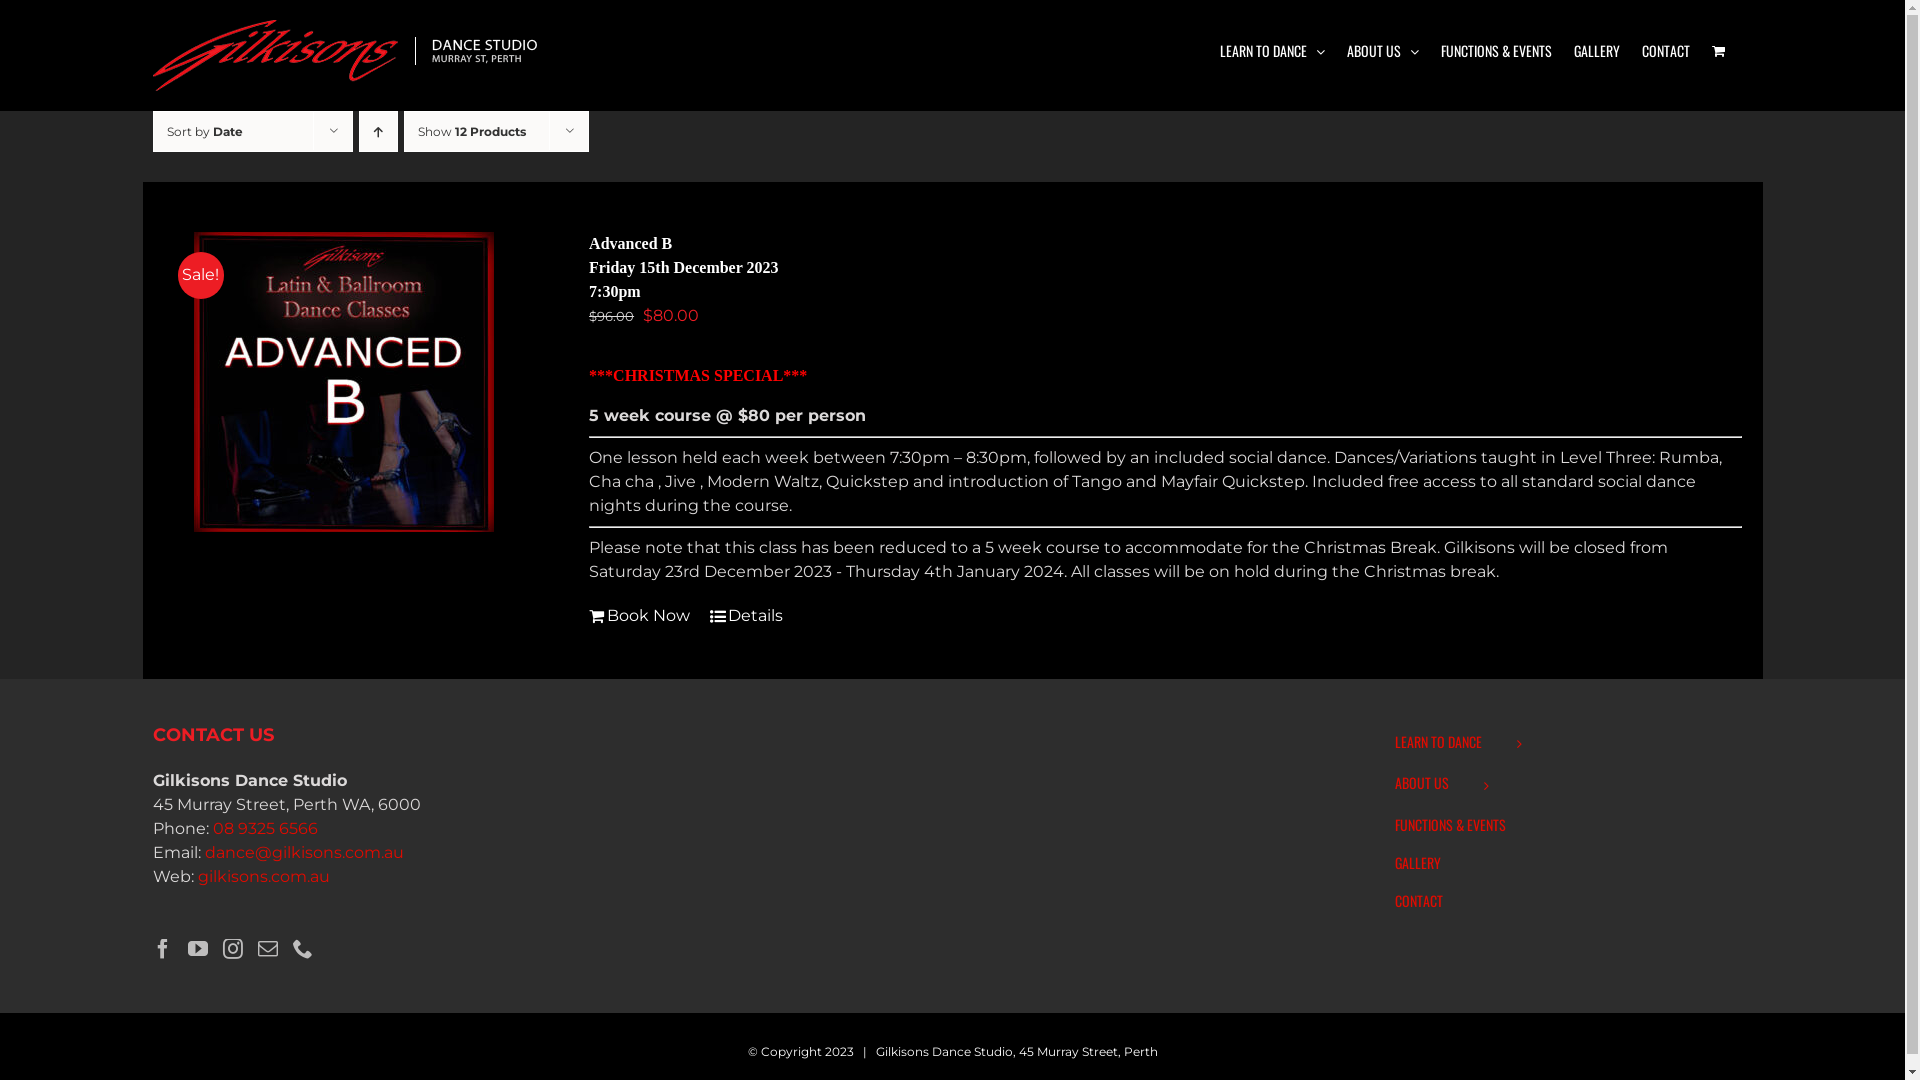 Image resolution: width=1920 pixels, height=1080 pixels. What do you see at coordinates (211, 828) in the screenshot?
I see `'08 9325 6566'` at bounding box center [211, 828].